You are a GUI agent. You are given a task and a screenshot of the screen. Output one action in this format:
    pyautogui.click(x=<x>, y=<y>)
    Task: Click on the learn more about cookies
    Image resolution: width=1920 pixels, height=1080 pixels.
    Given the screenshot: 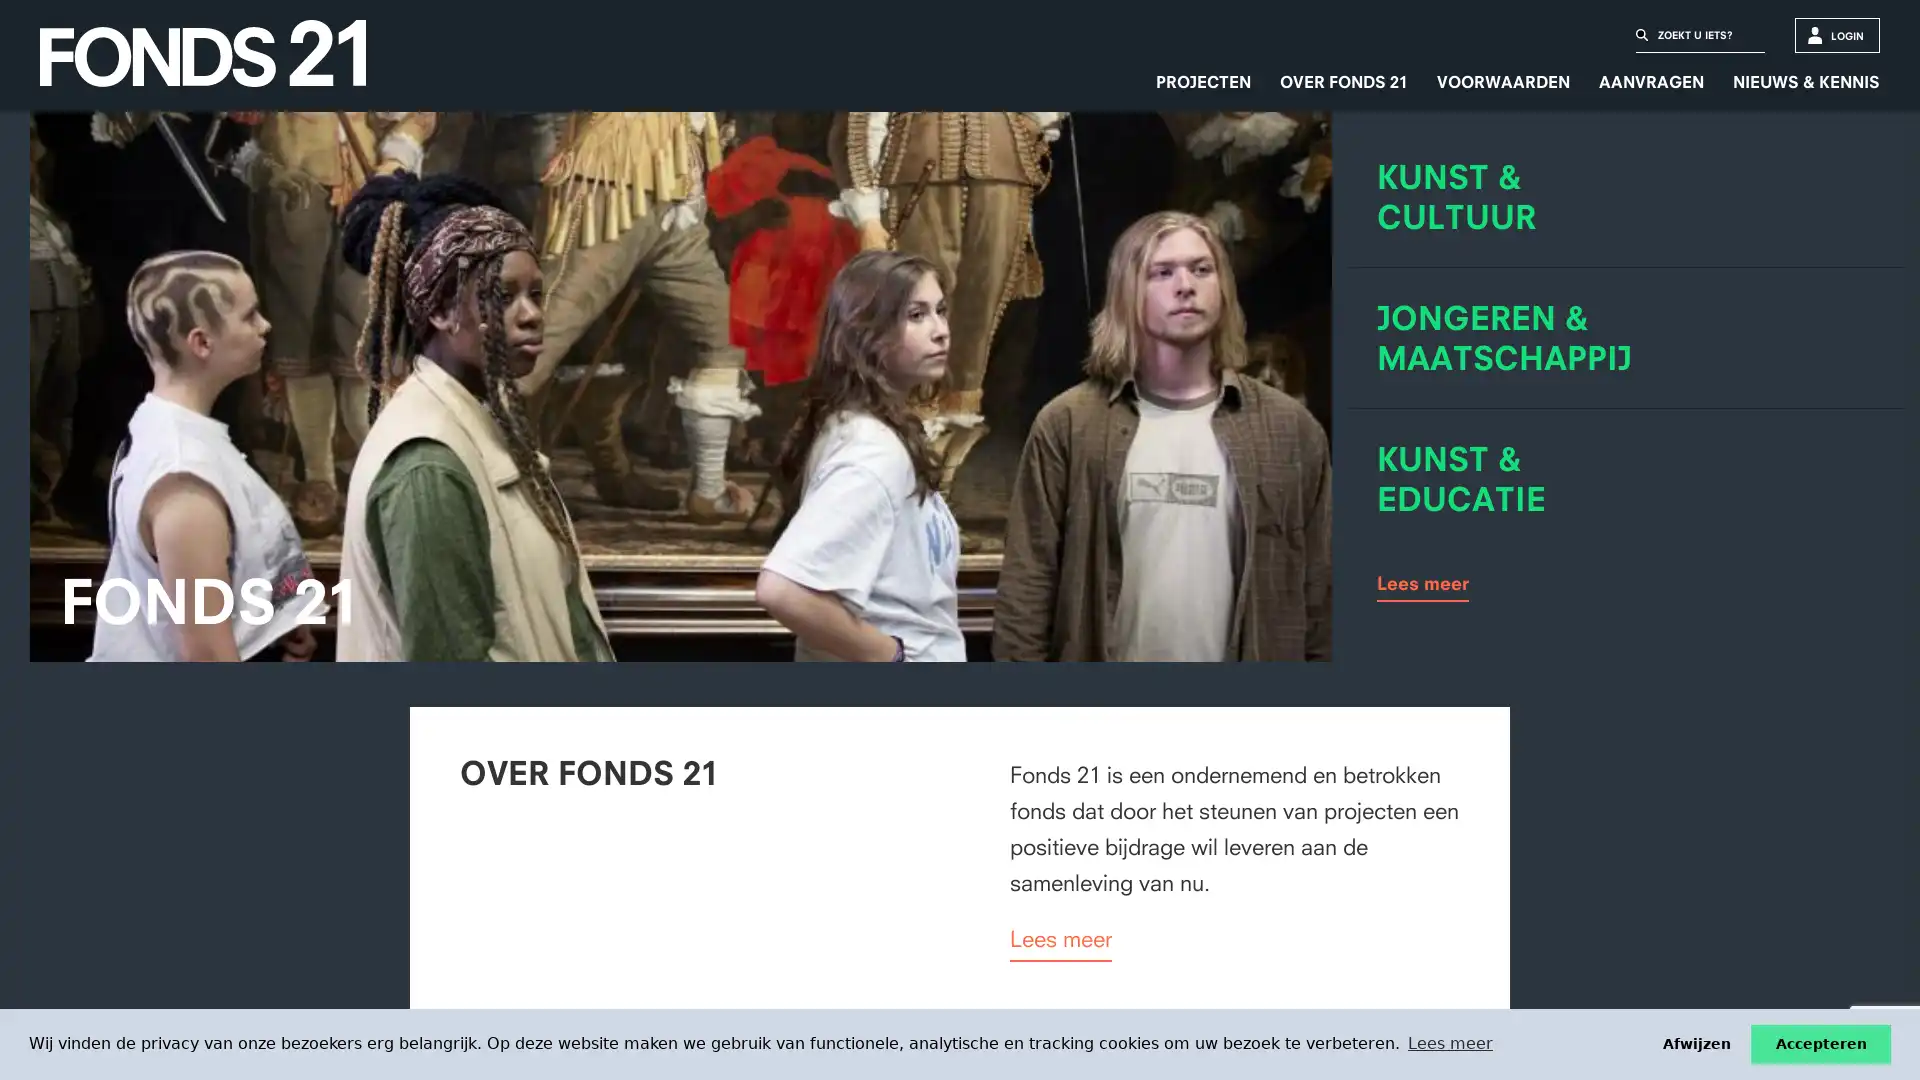 What is the action you would take?
    pyautogui.click(x=1449, y=1043)
    